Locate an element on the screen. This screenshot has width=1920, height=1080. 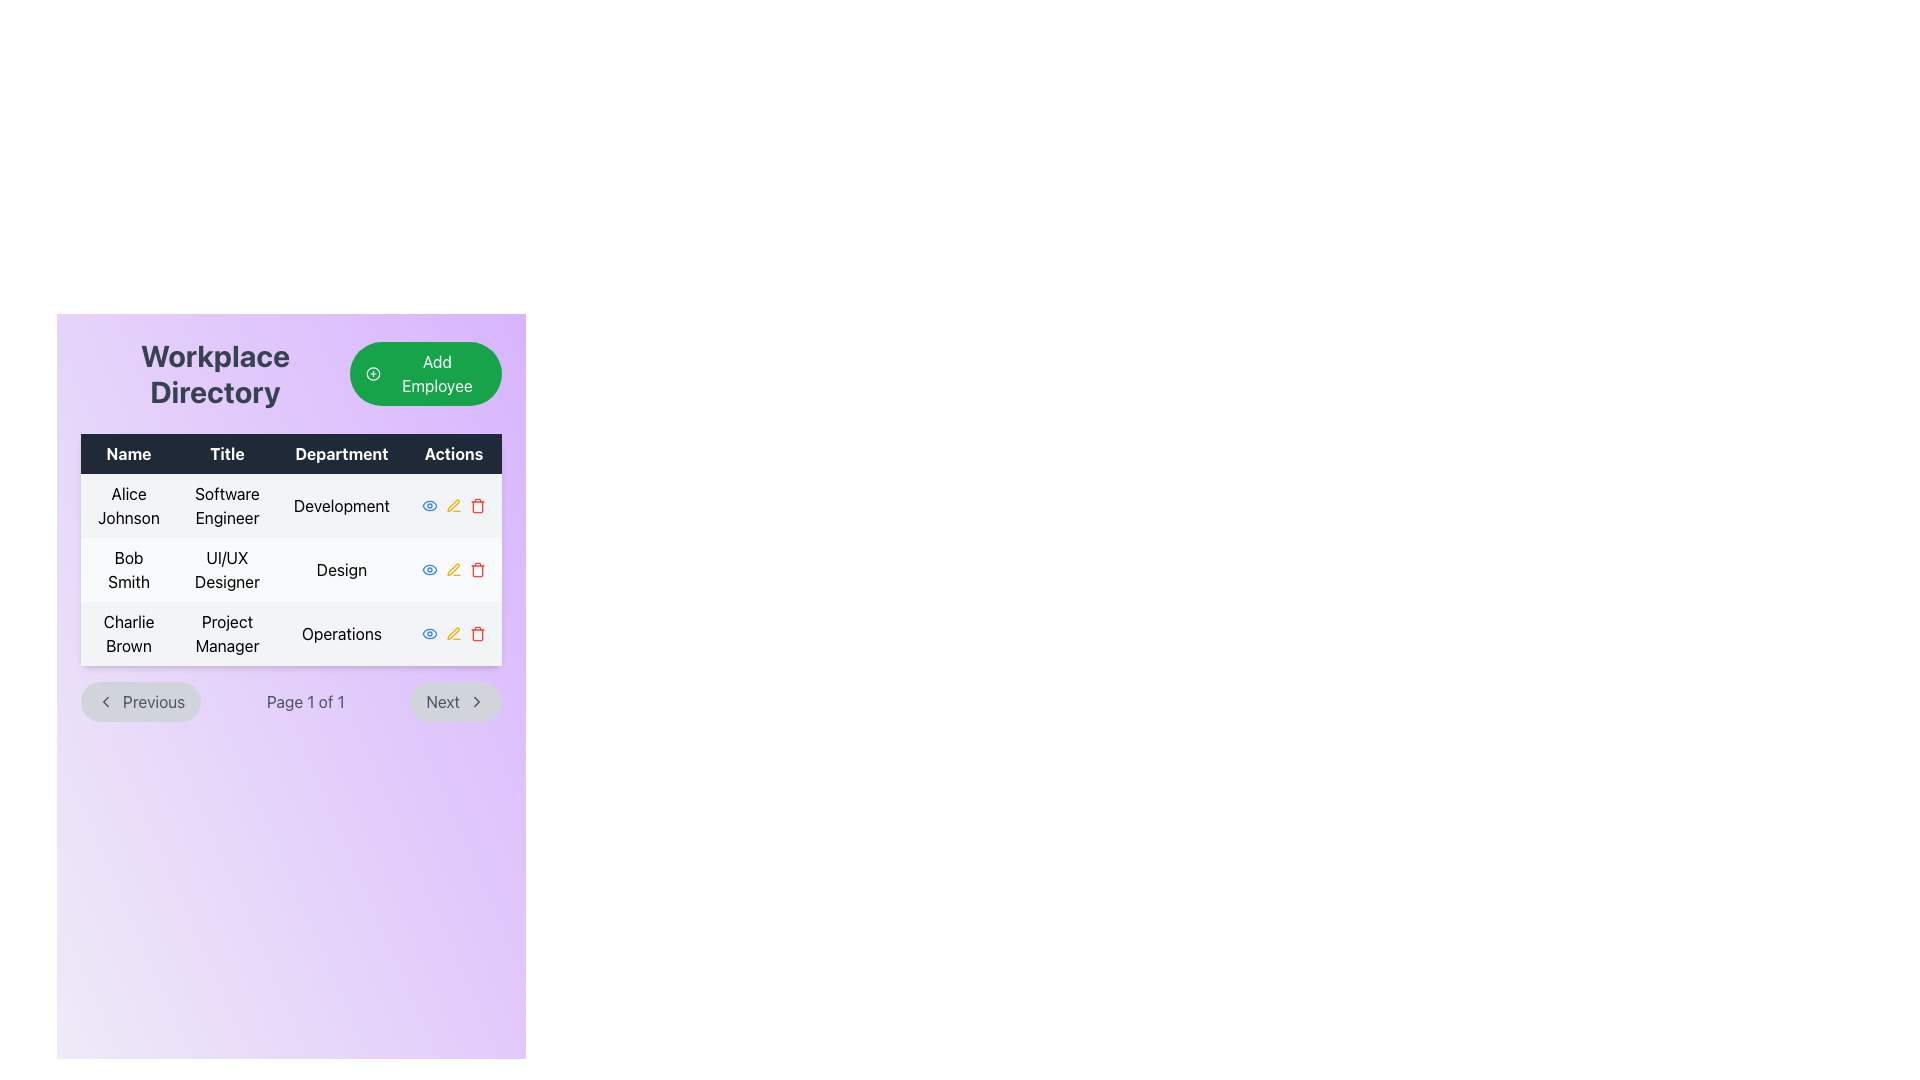
the blue eye-shaped icon in the 'Actions' column of the second row for the employee 'Bob Smith' is located at coordinates (428, 504).